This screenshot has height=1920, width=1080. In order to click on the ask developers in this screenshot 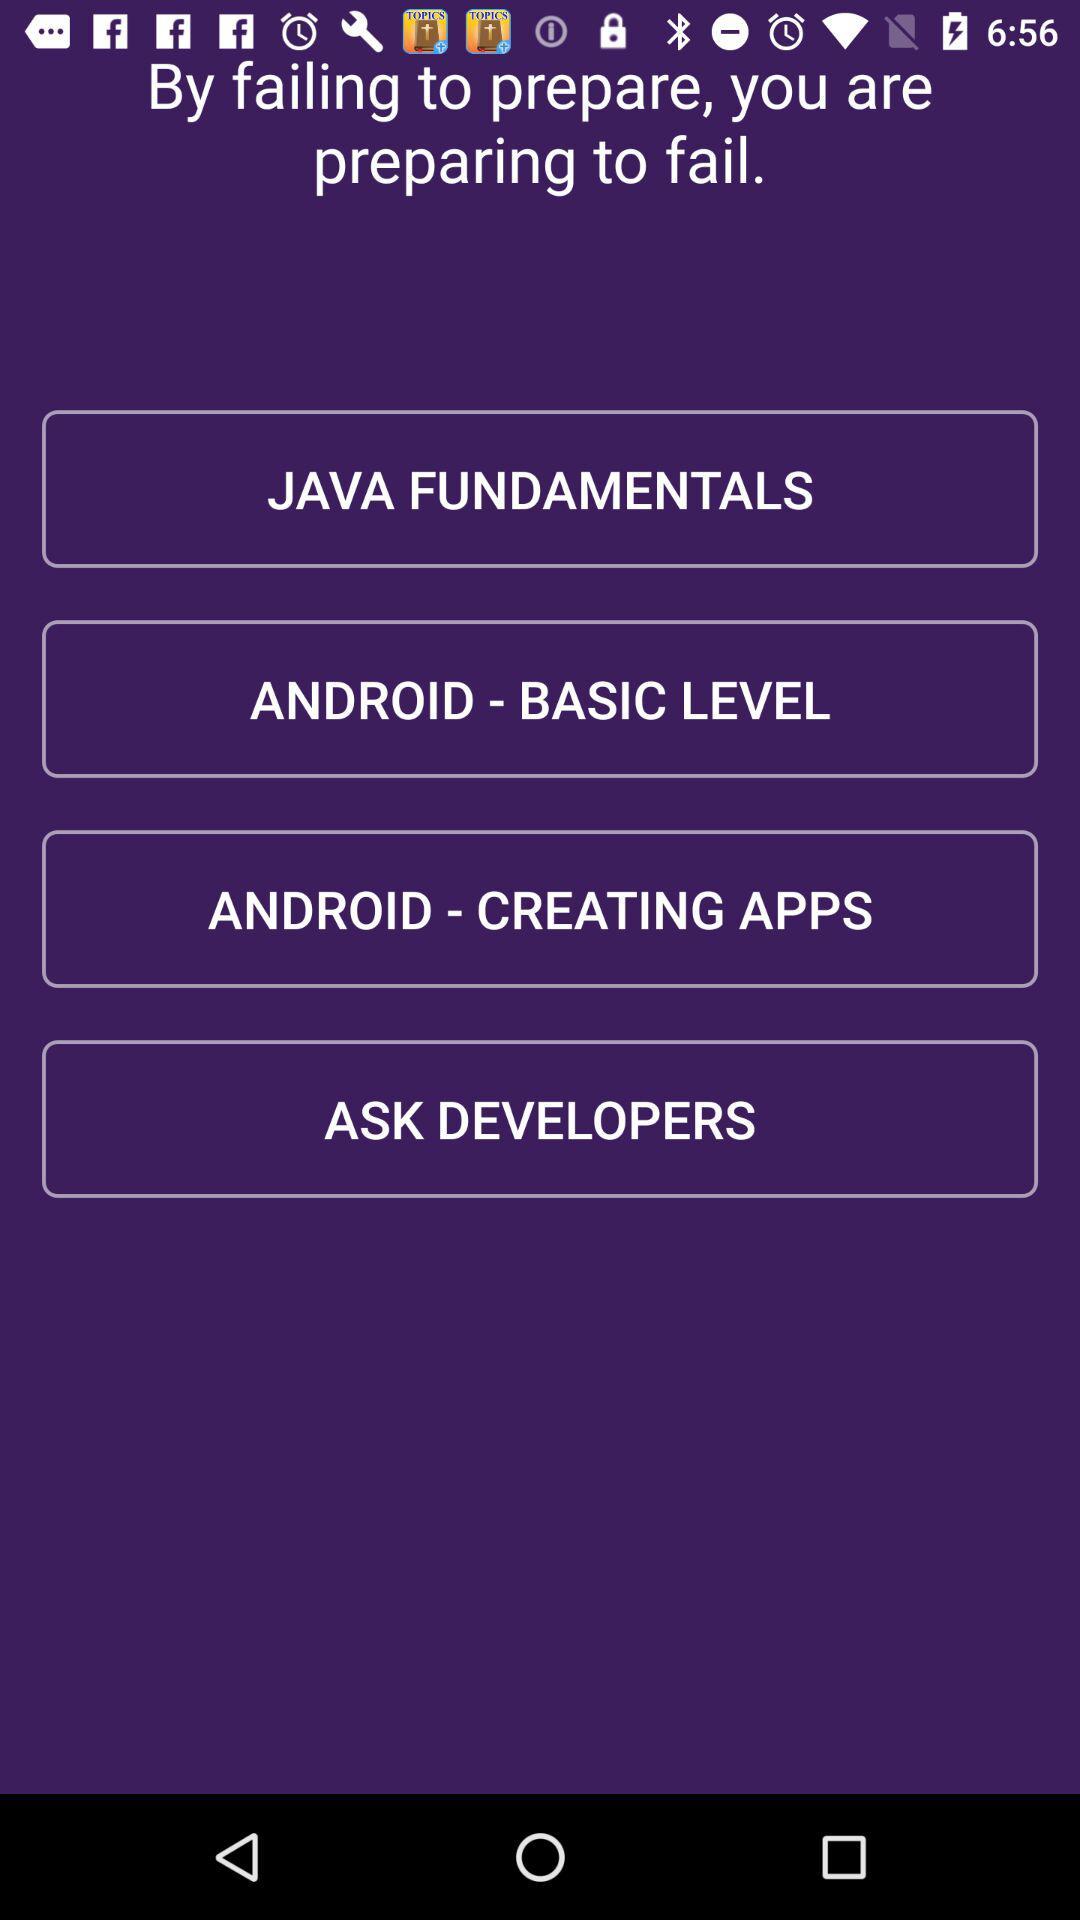, I will do `click(540, 1117)`.